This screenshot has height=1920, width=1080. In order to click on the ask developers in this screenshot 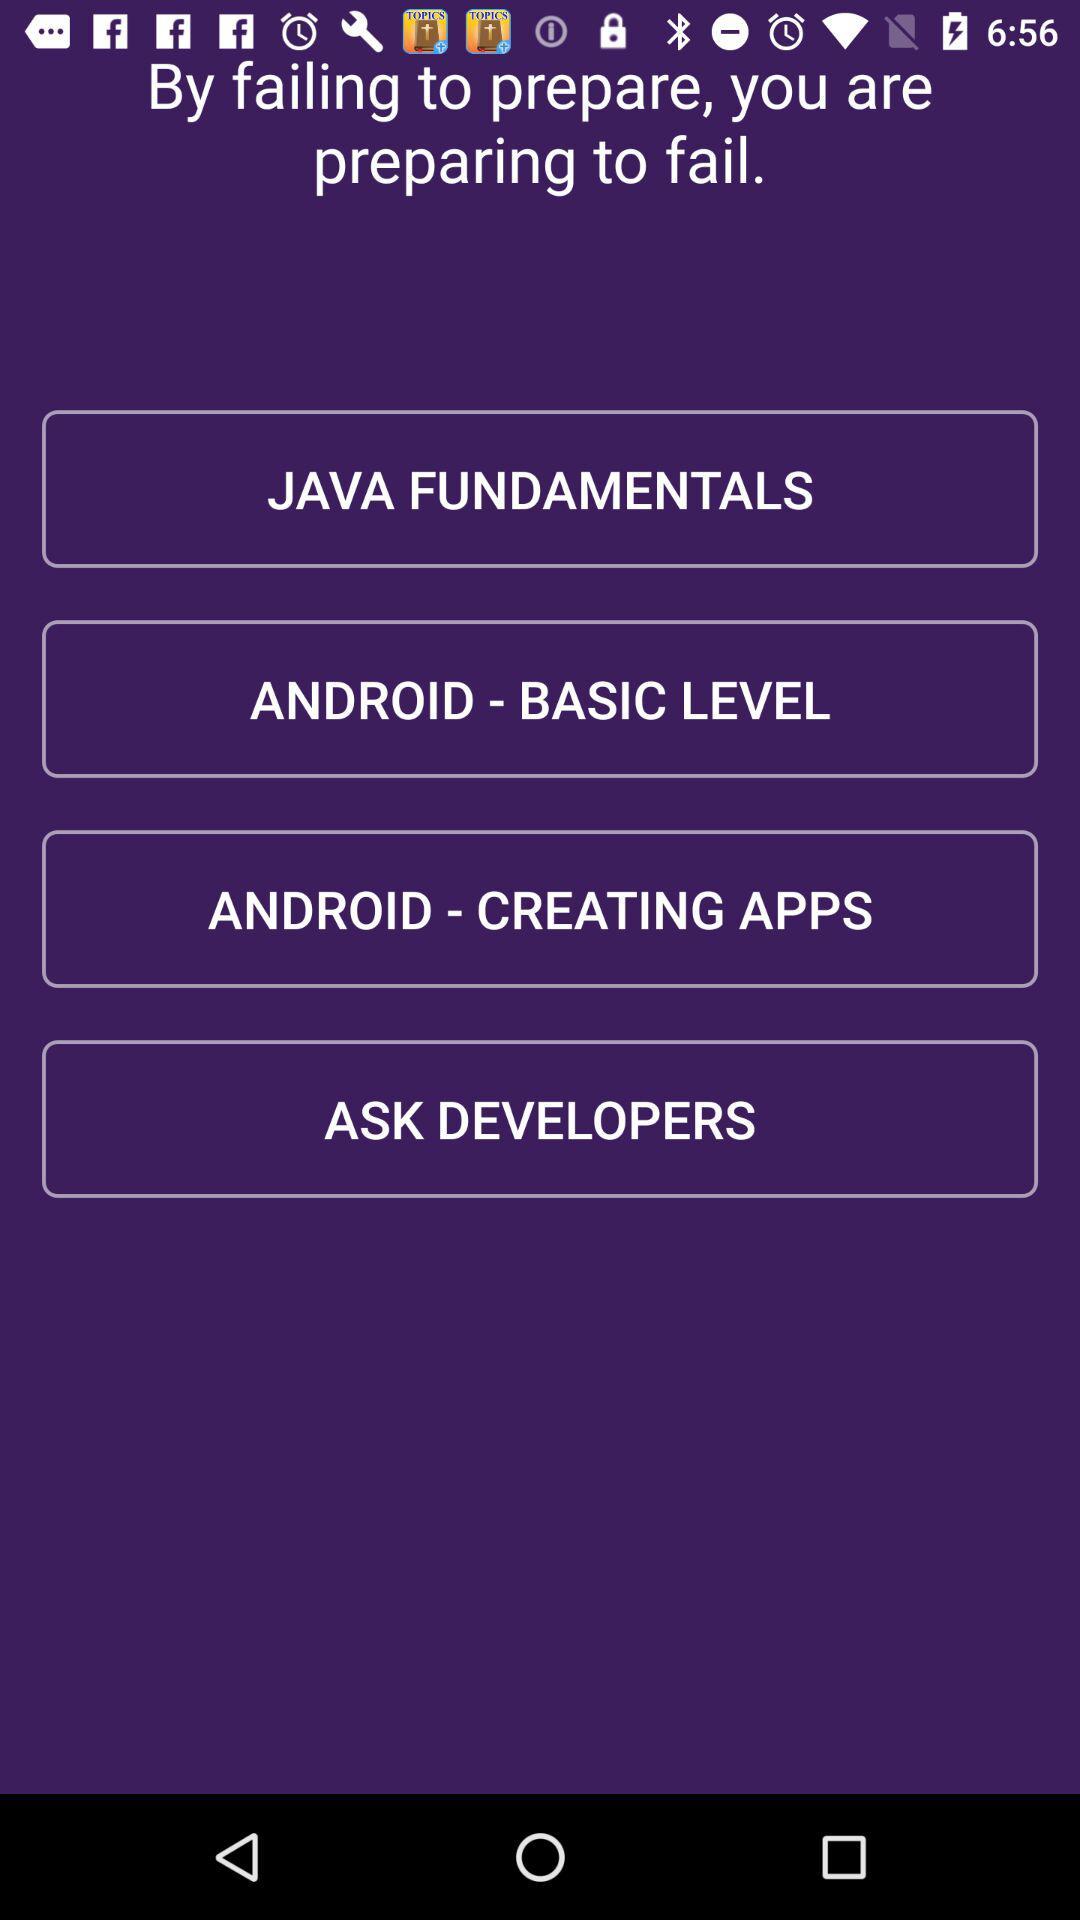, I will do `click(540, 1117)`.